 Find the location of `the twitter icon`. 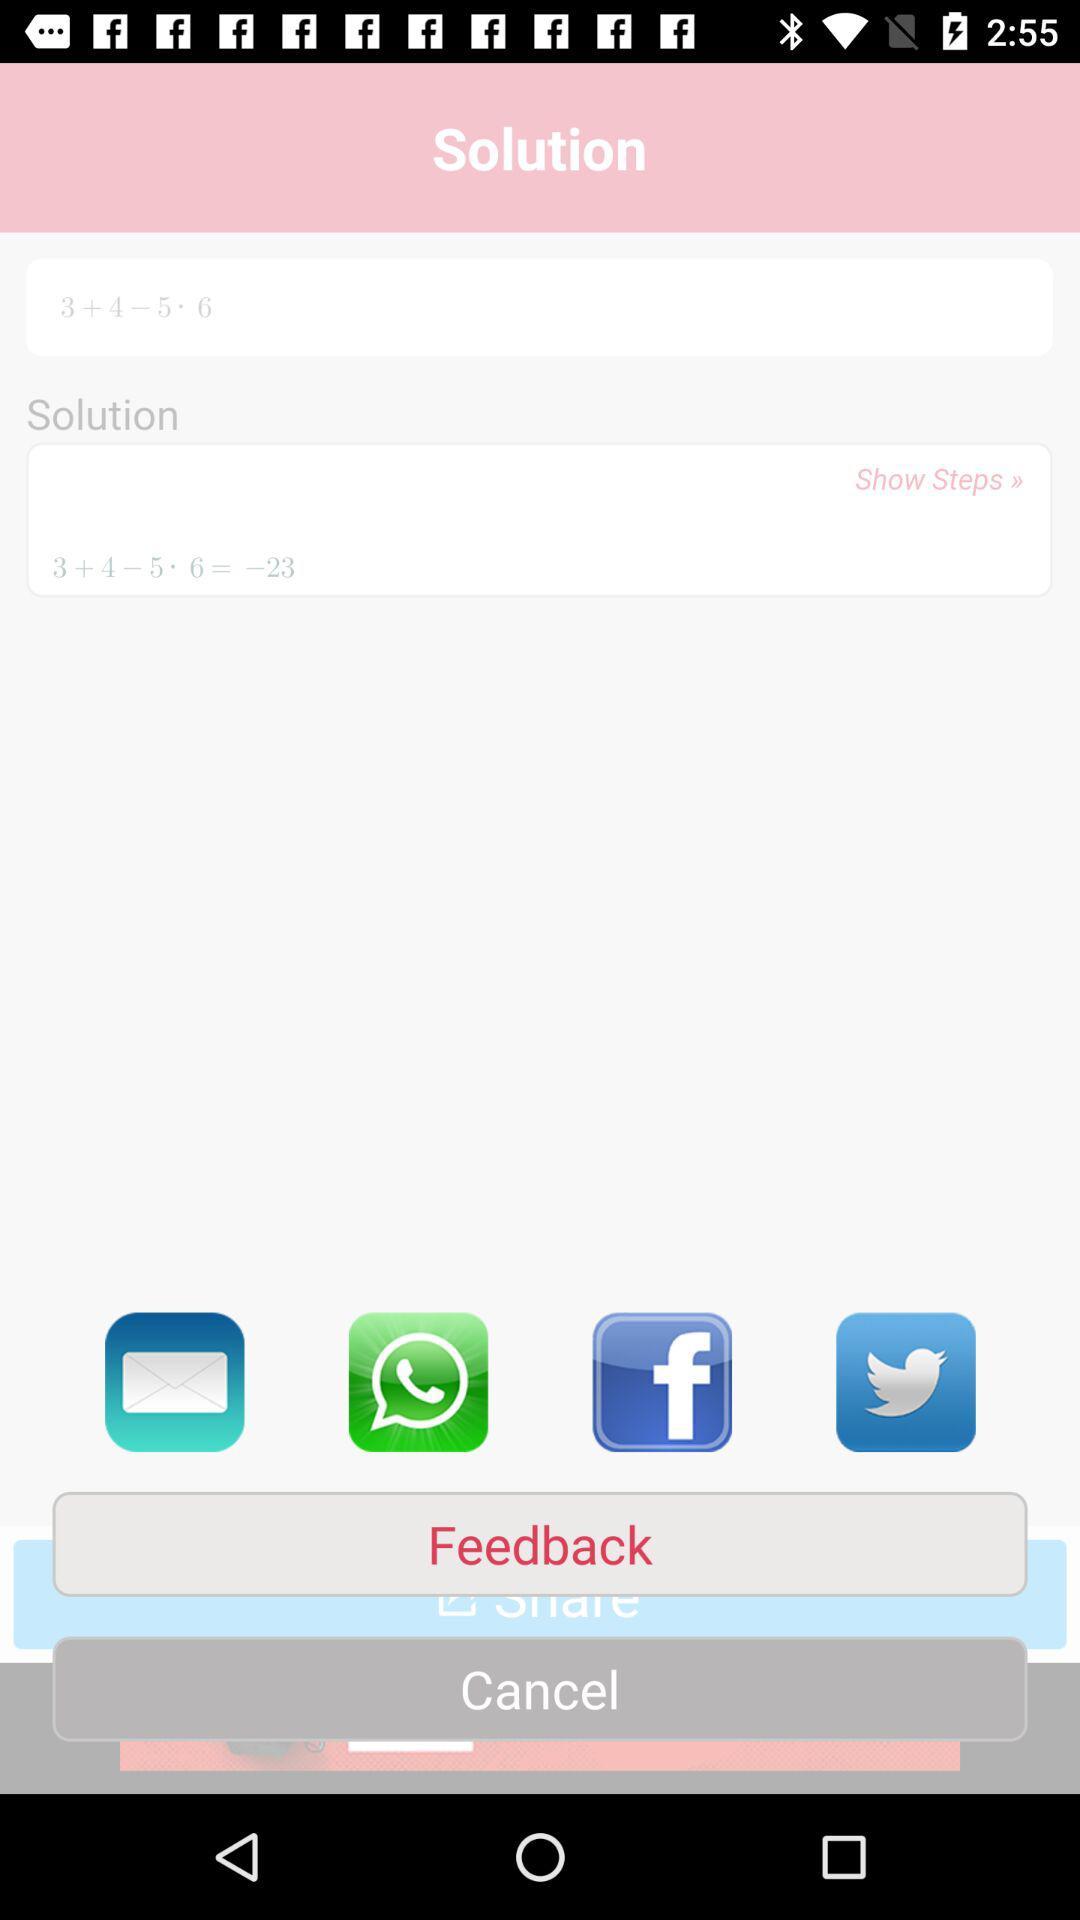

the twitter icon is located at coordinates (905, 1381).